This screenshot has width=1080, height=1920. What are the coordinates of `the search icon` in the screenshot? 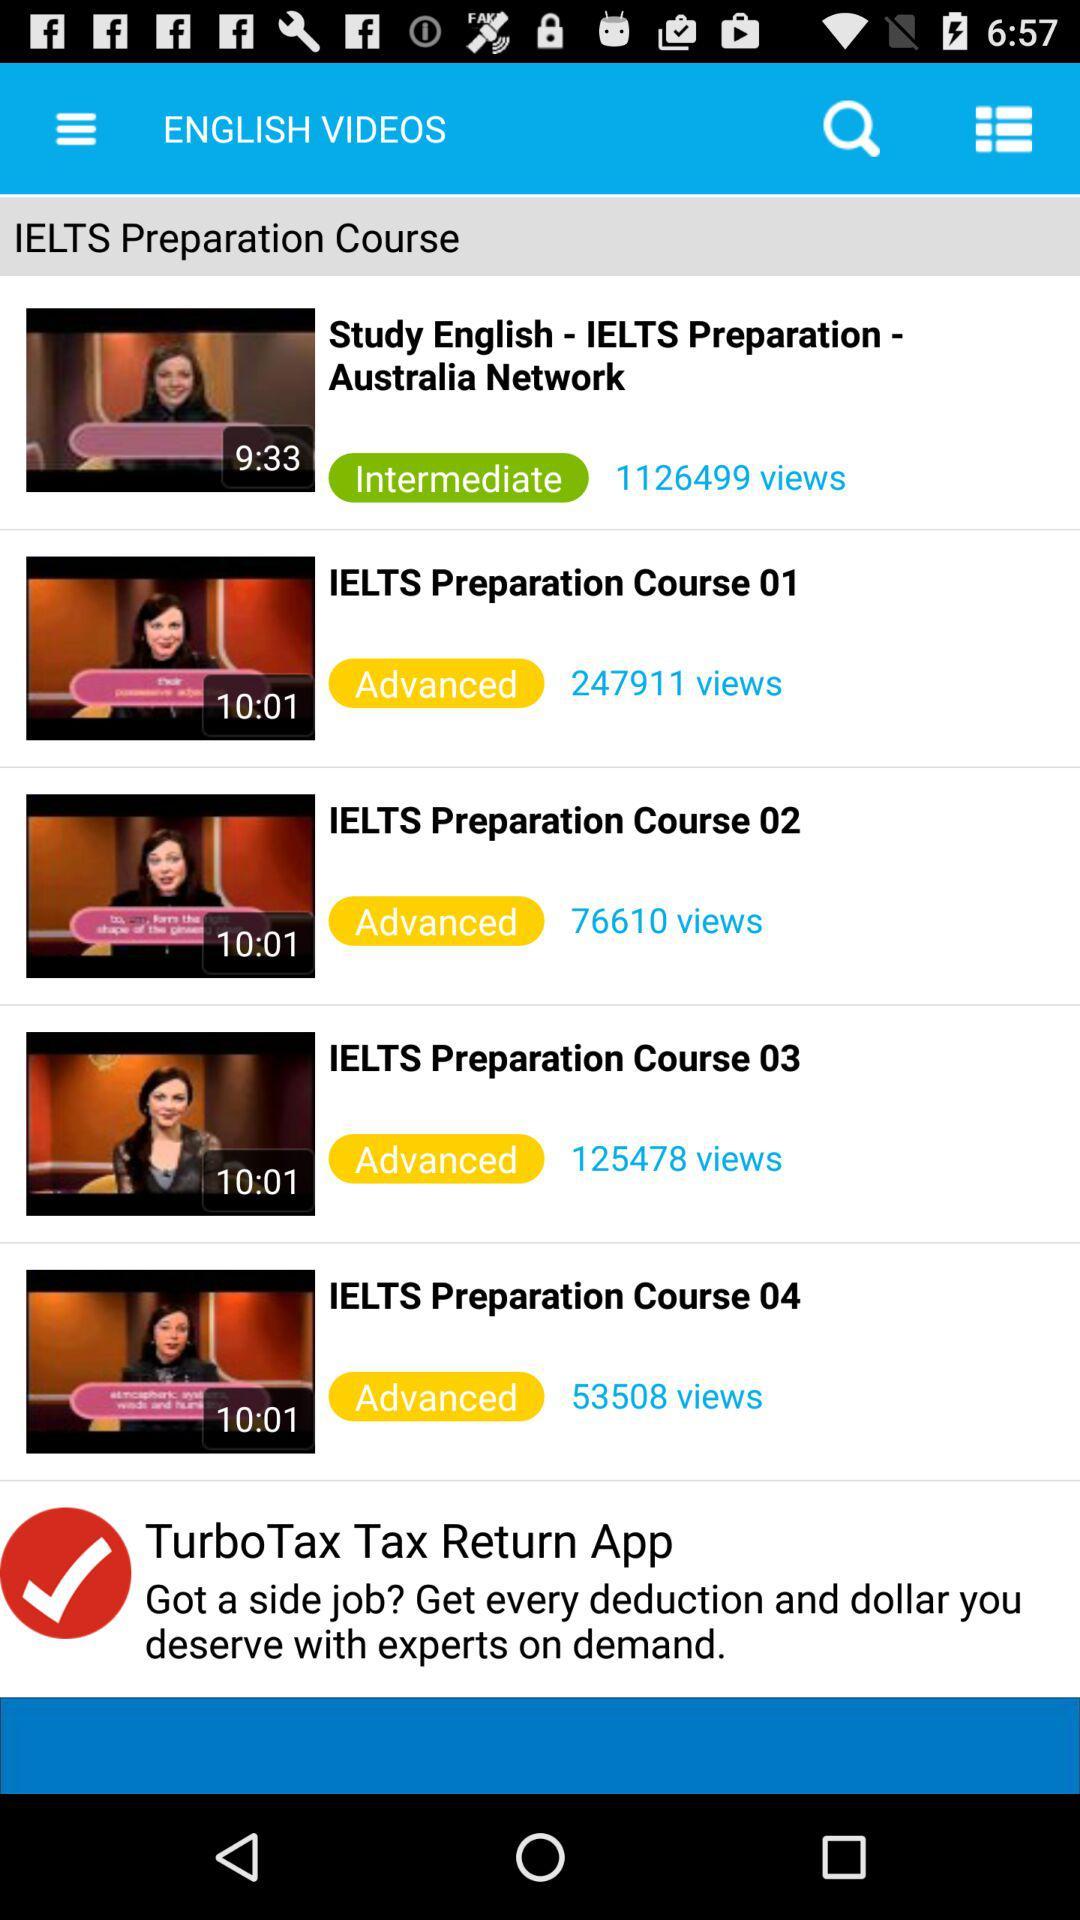 It's located at (851, 136).